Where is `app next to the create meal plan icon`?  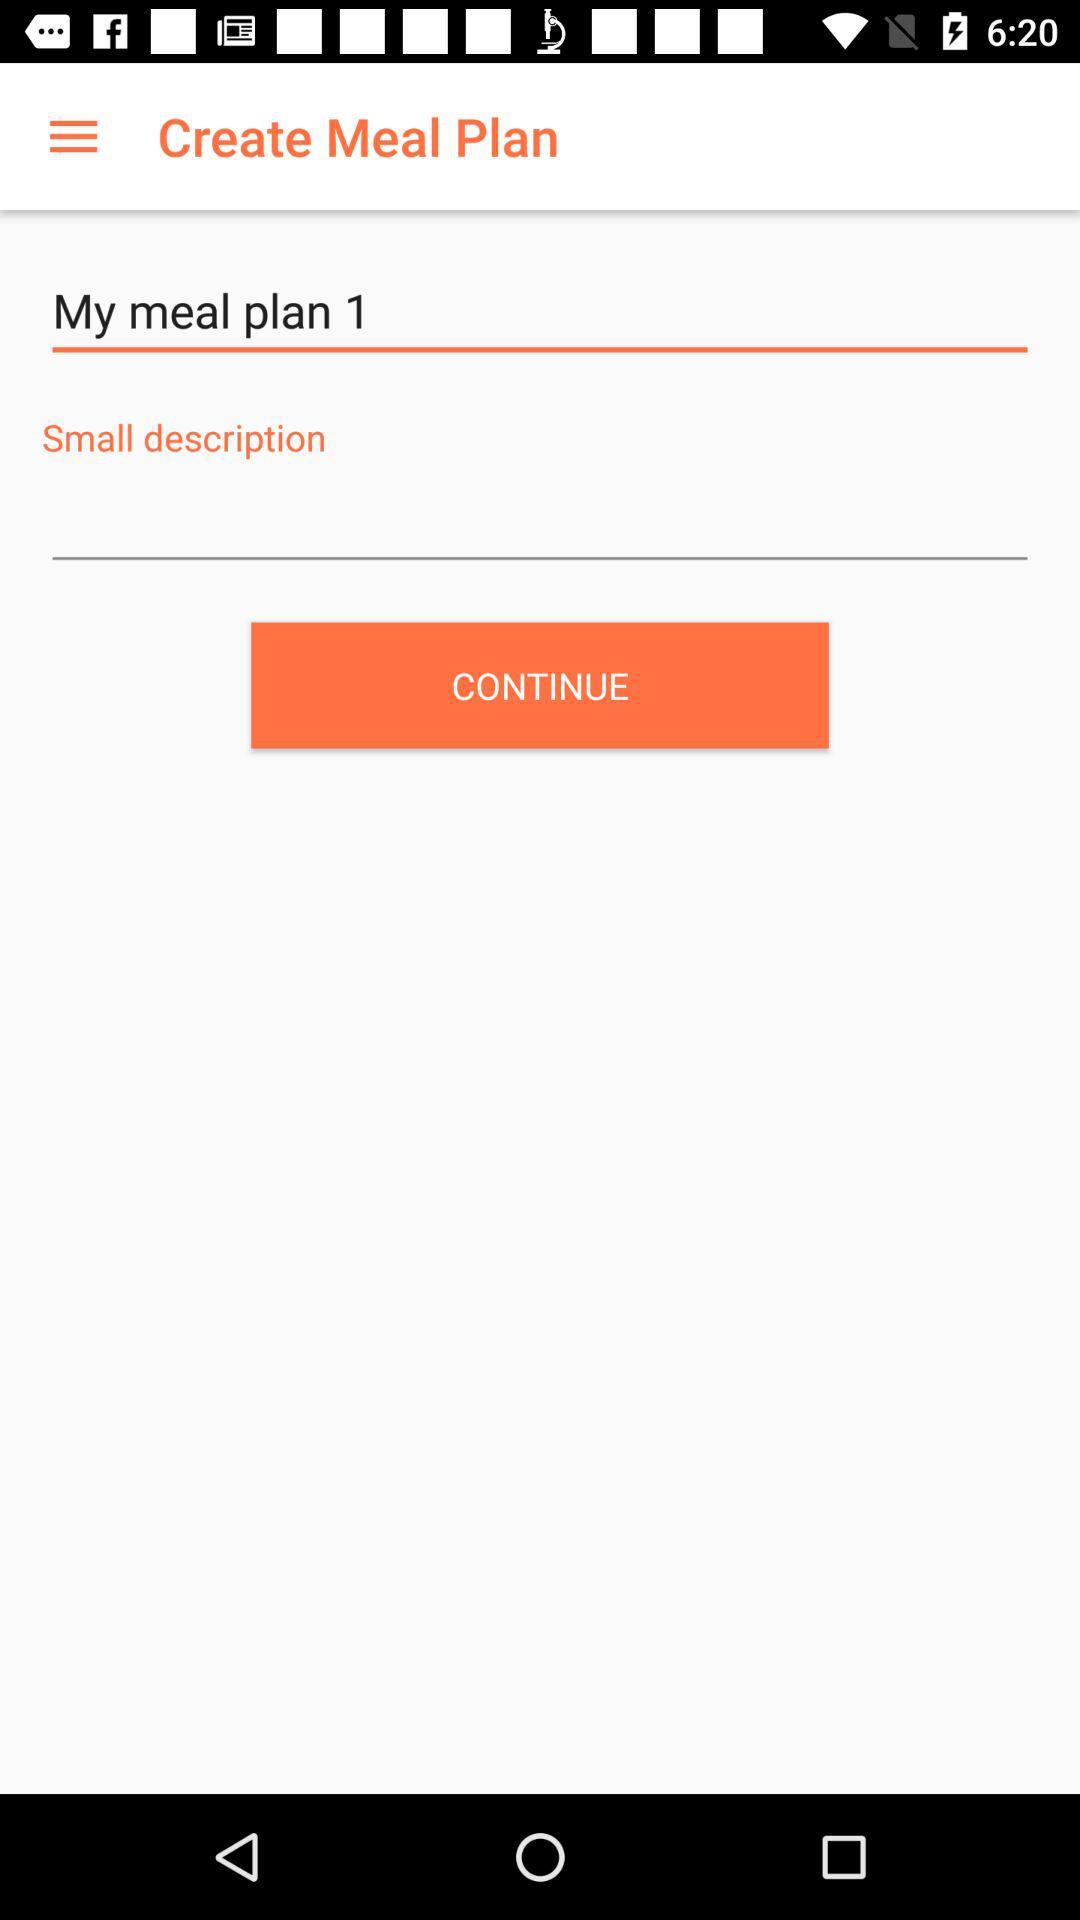
app next to the create meal plan icon is located at coordinates (72, 135).